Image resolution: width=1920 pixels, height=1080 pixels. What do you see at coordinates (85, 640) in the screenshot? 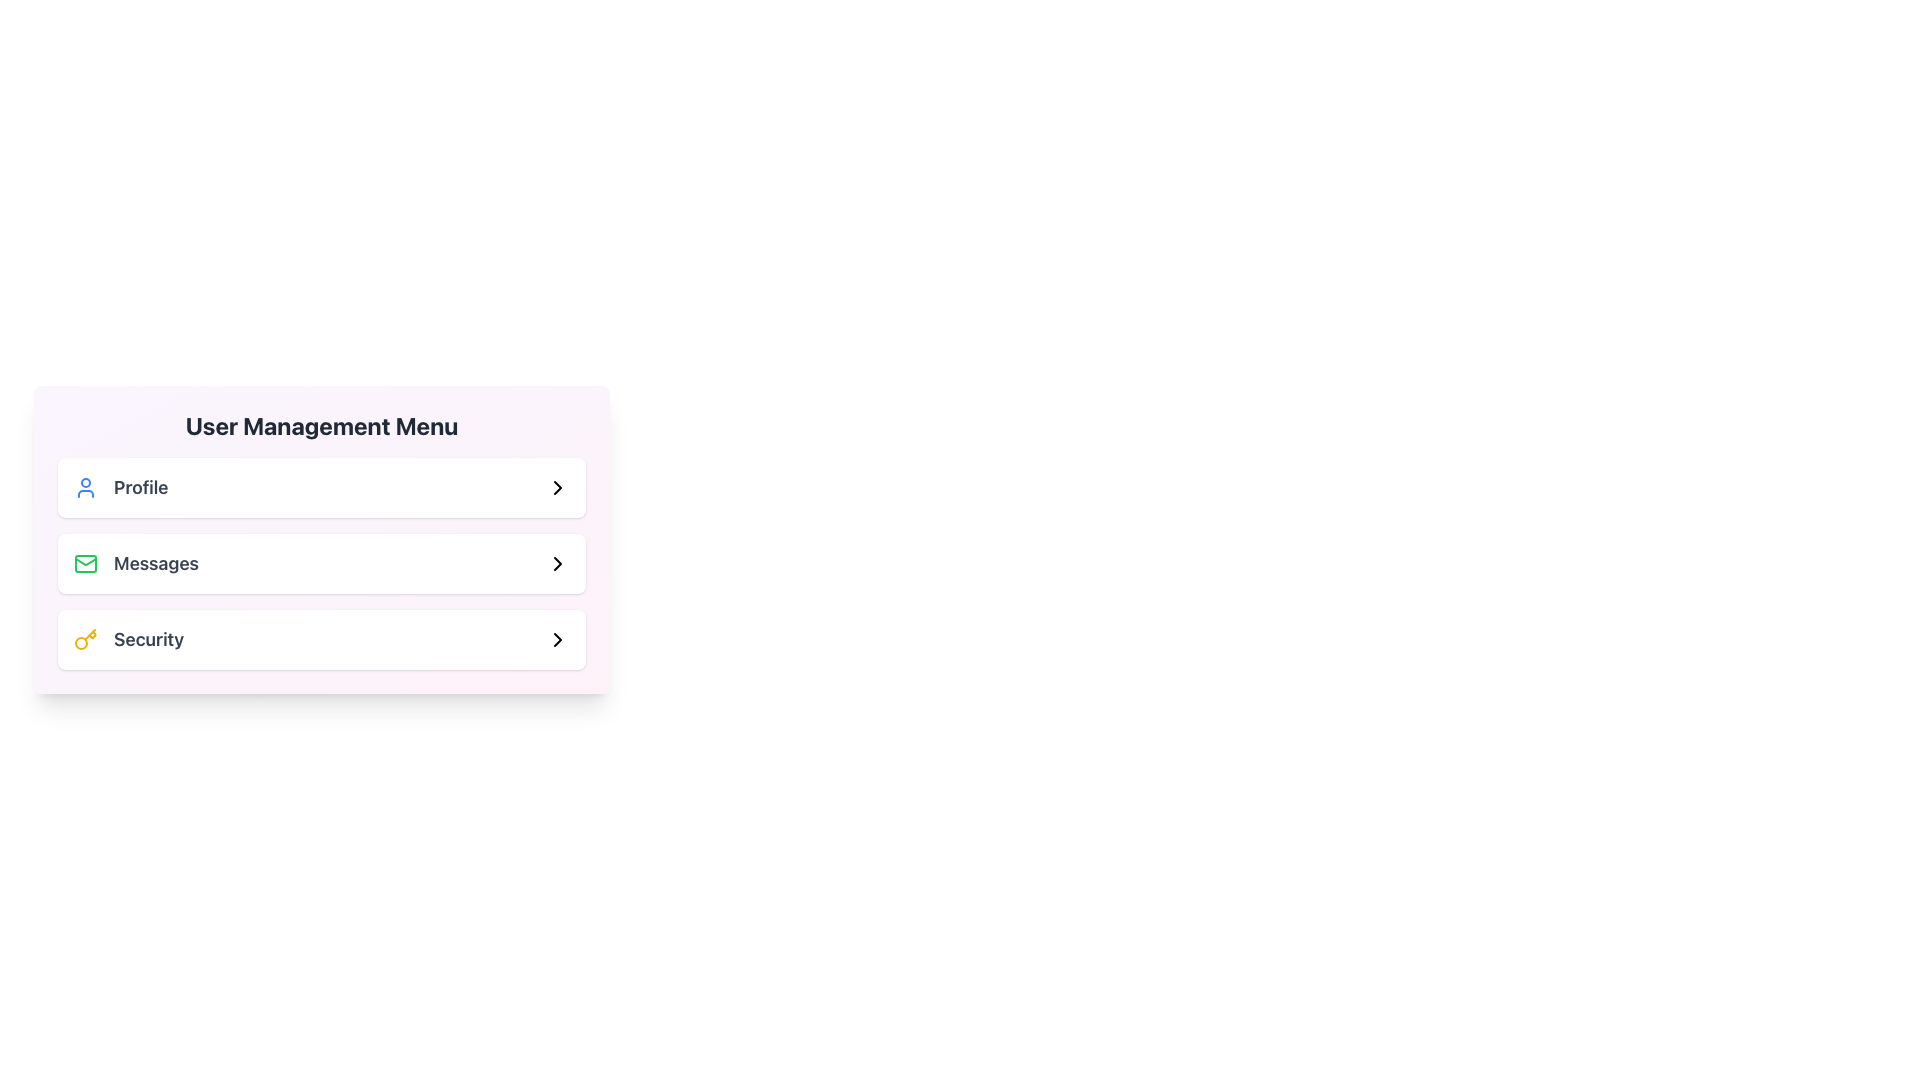
I see `the icon representing the 'Security' menu option, which is located to the left of the 'Security' text label in the user management menu` at bounding box center [85, 640].